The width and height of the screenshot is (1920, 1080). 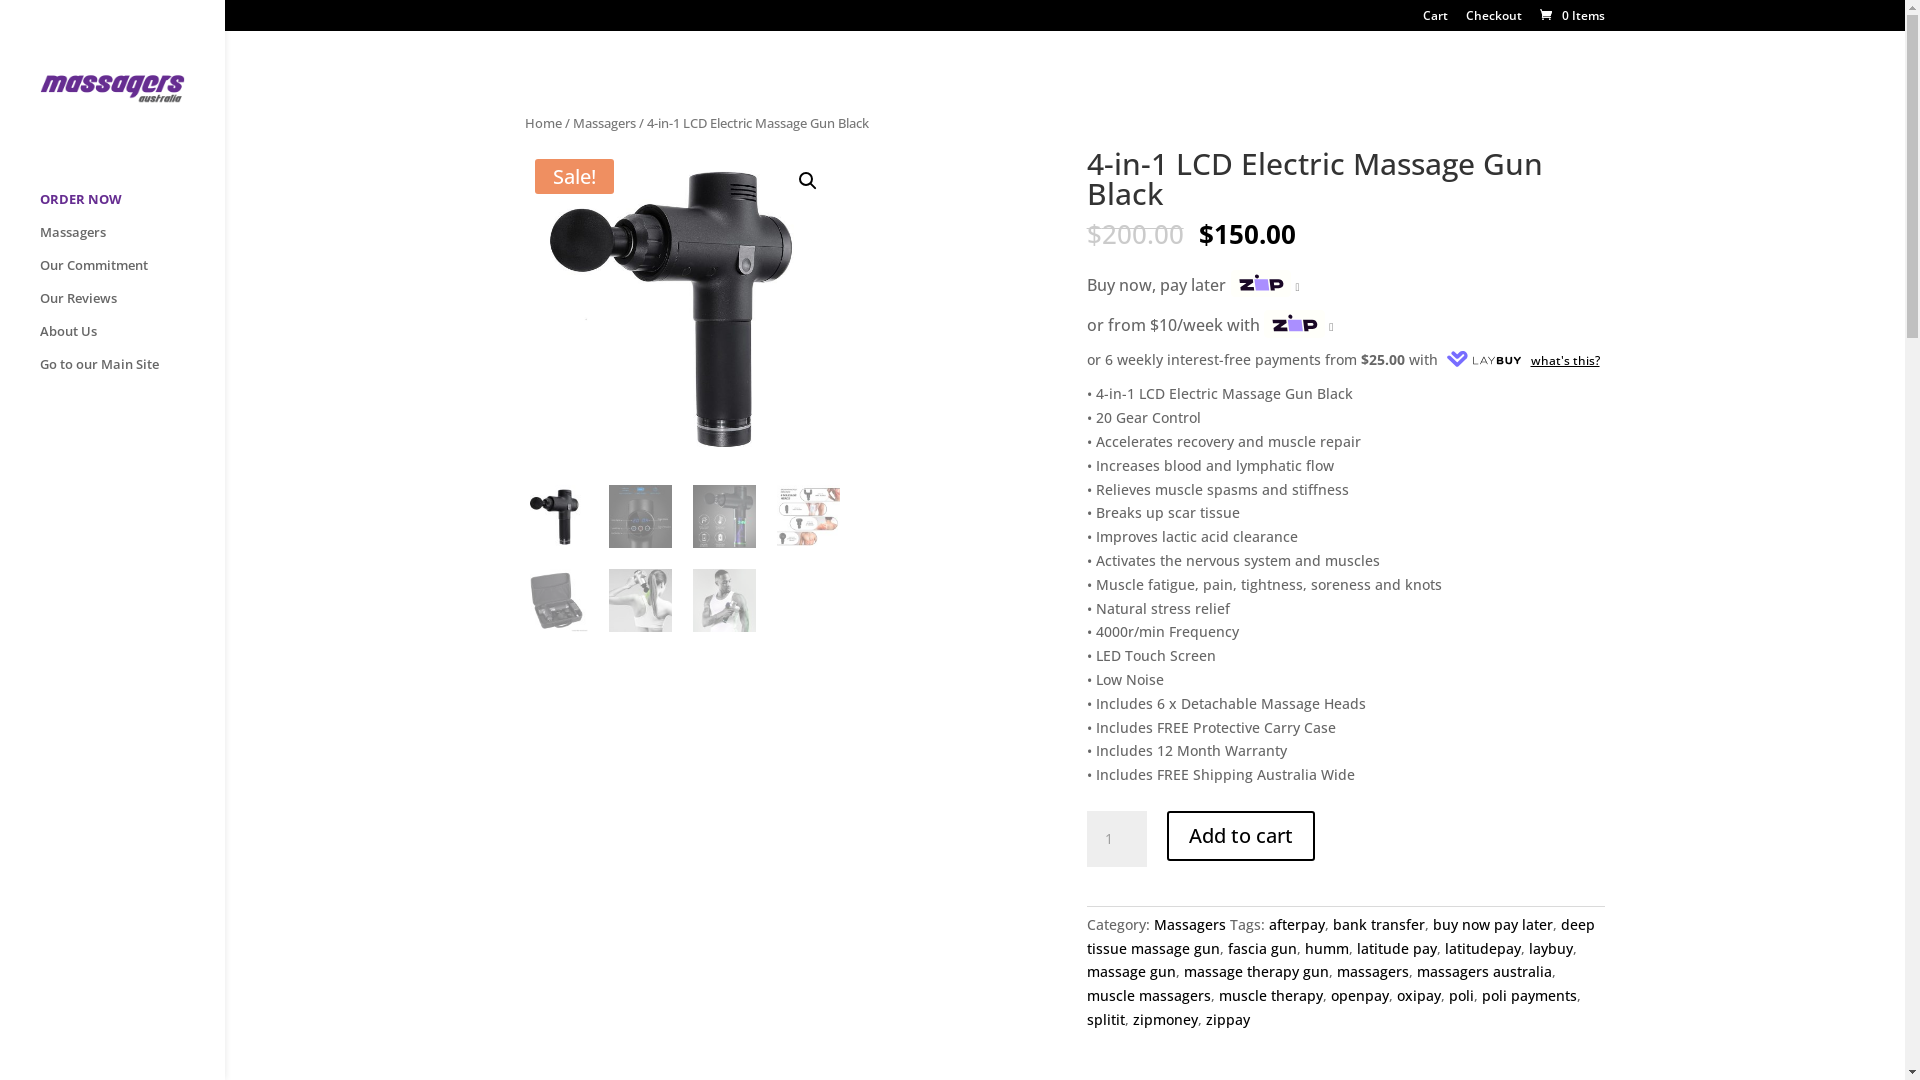 I want to click on 'fascia gun', so click(x=1261, y=947).